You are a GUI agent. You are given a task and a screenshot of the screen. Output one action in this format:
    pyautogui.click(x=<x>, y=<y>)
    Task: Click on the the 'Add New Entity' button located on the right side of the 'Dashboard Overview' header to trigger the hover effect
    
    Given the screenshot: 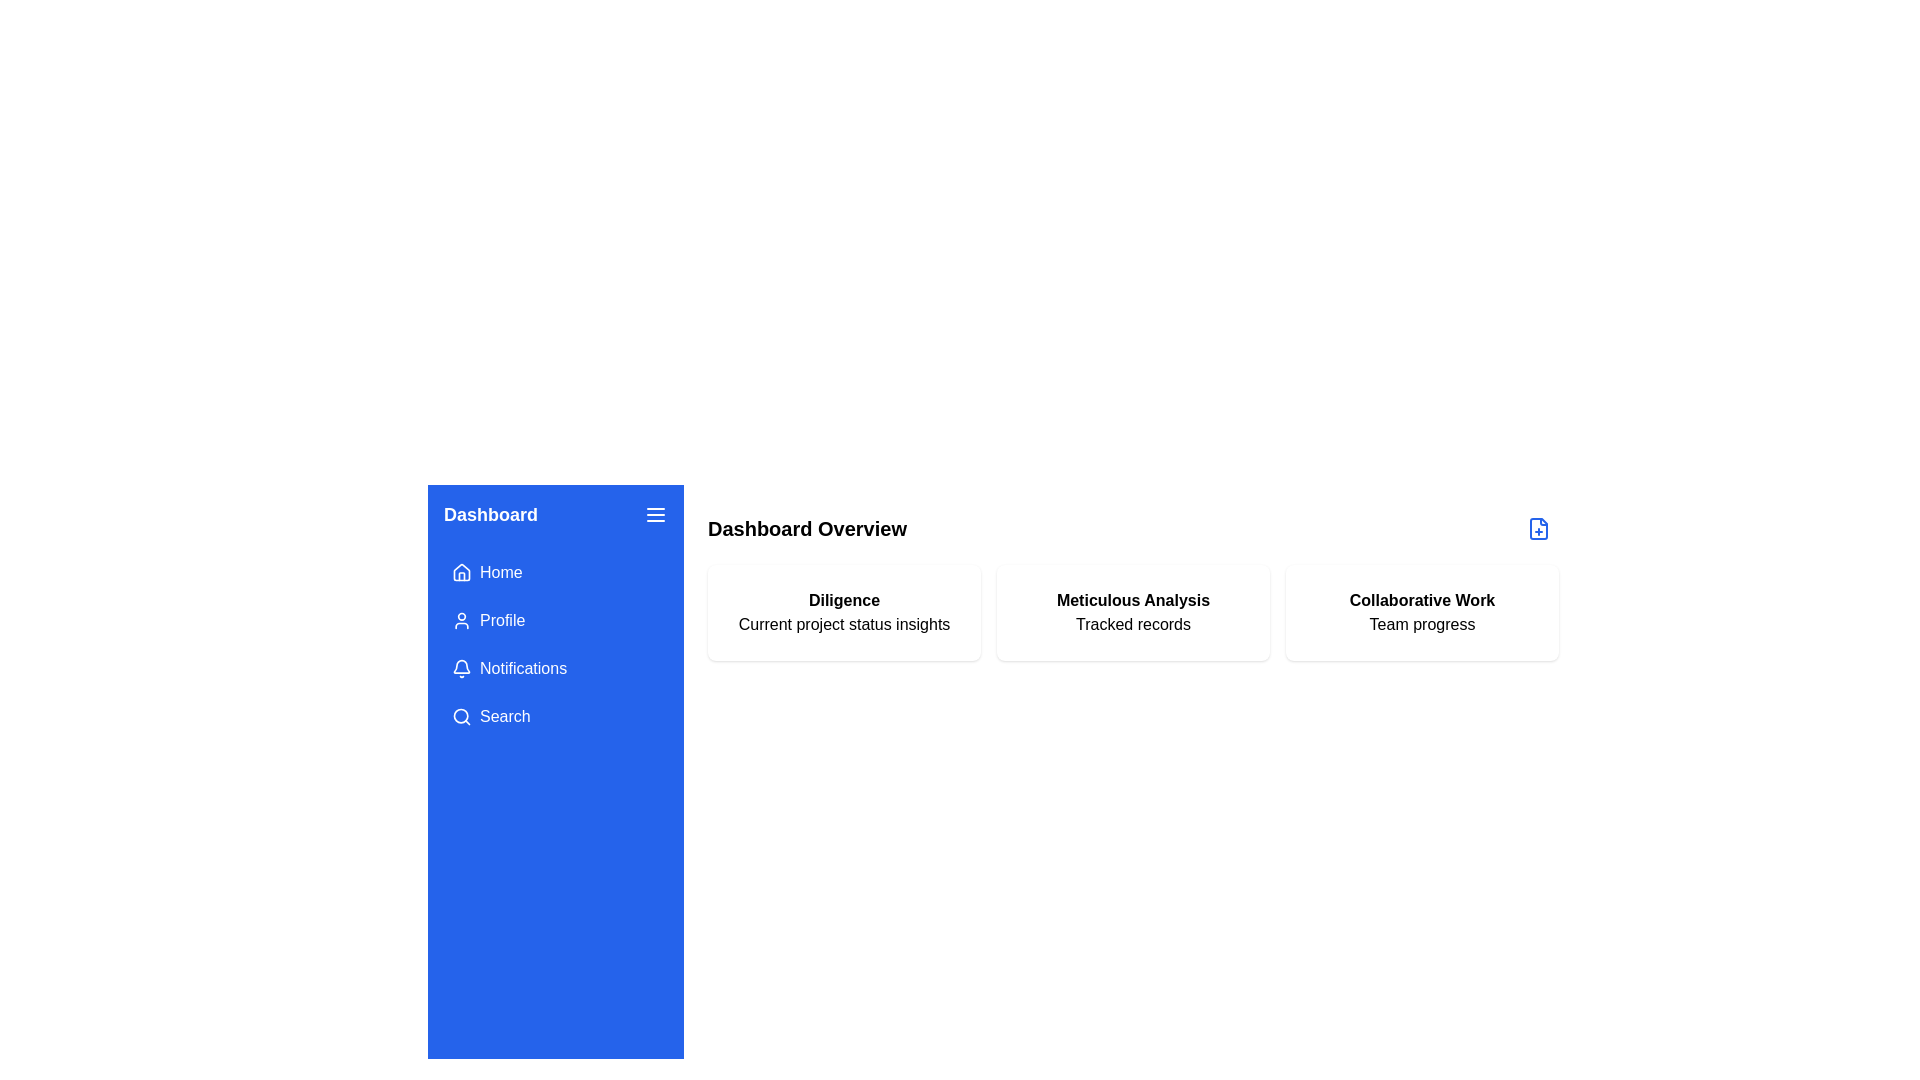 What is the action you would take?
    pyautogui.click(x=1538, y=527)
    